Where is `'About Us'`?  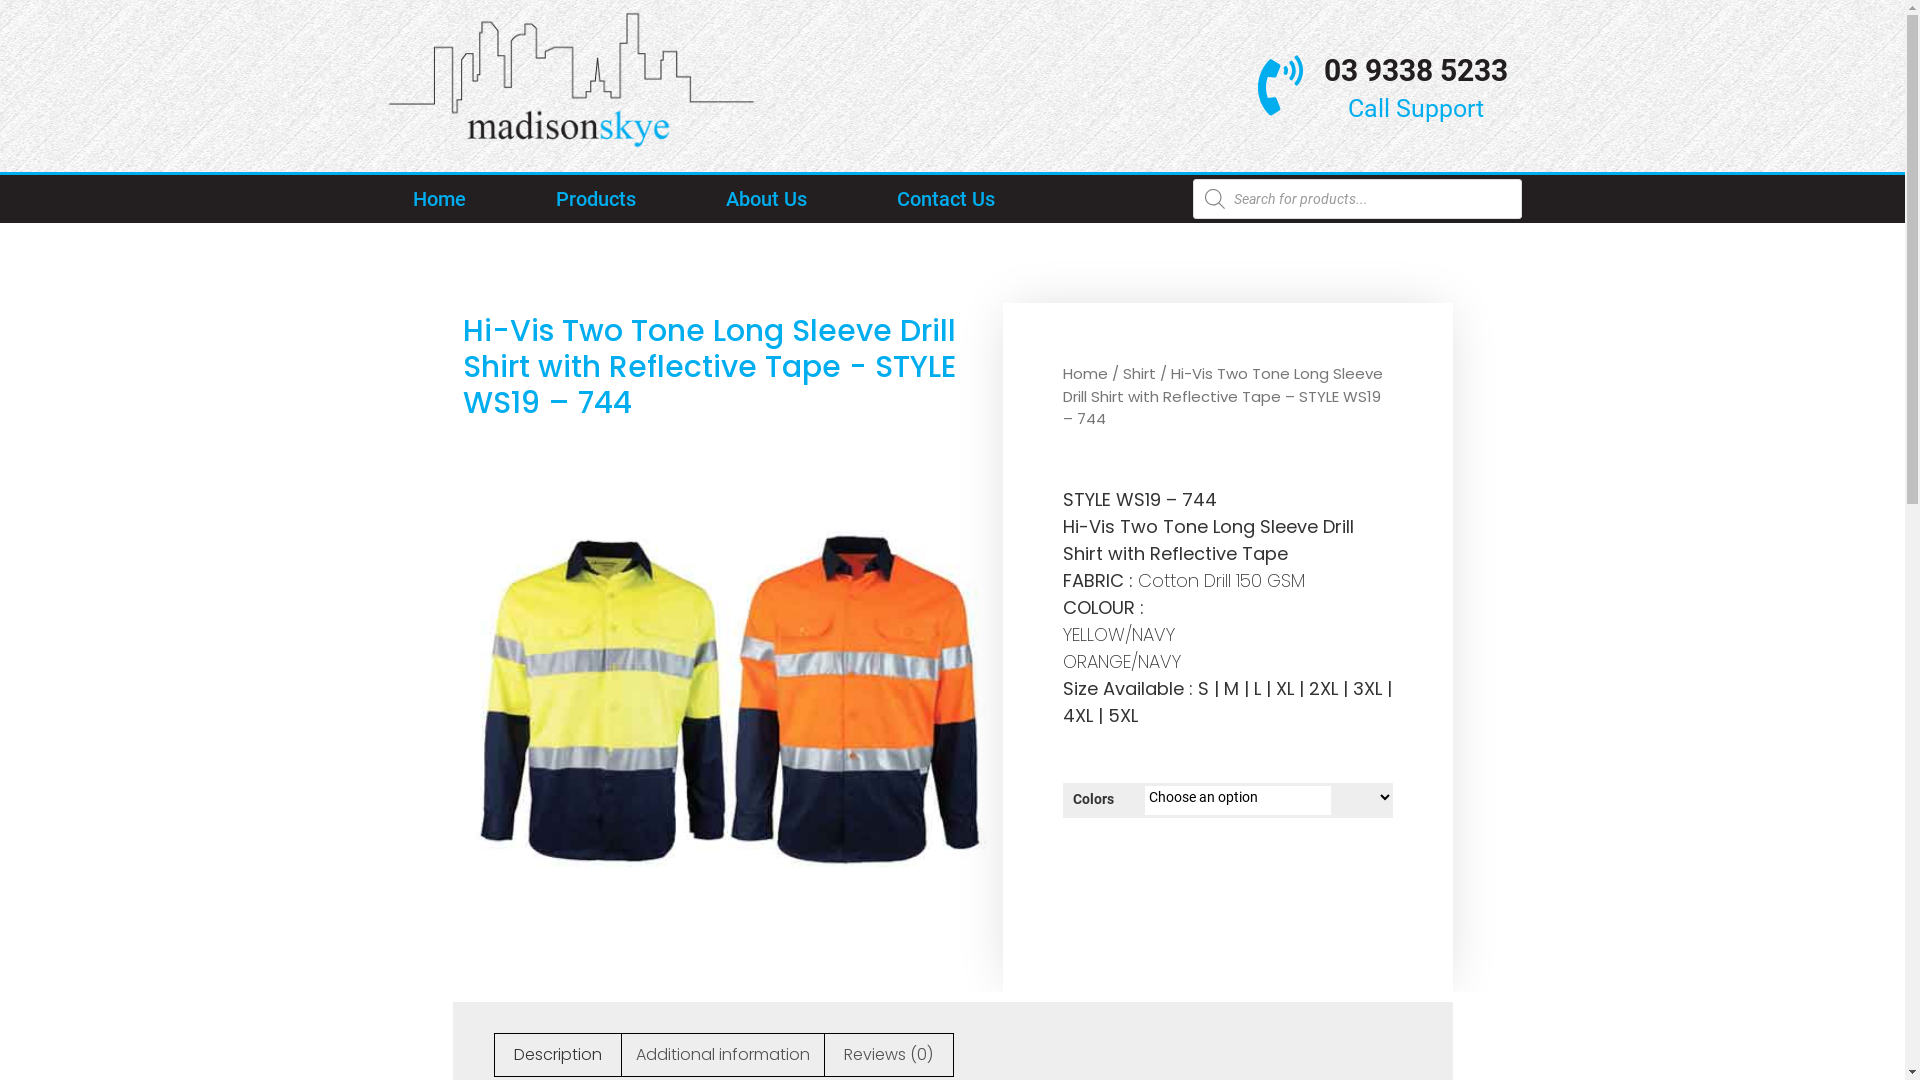 'About Us' is located at coordinates (696, 199).